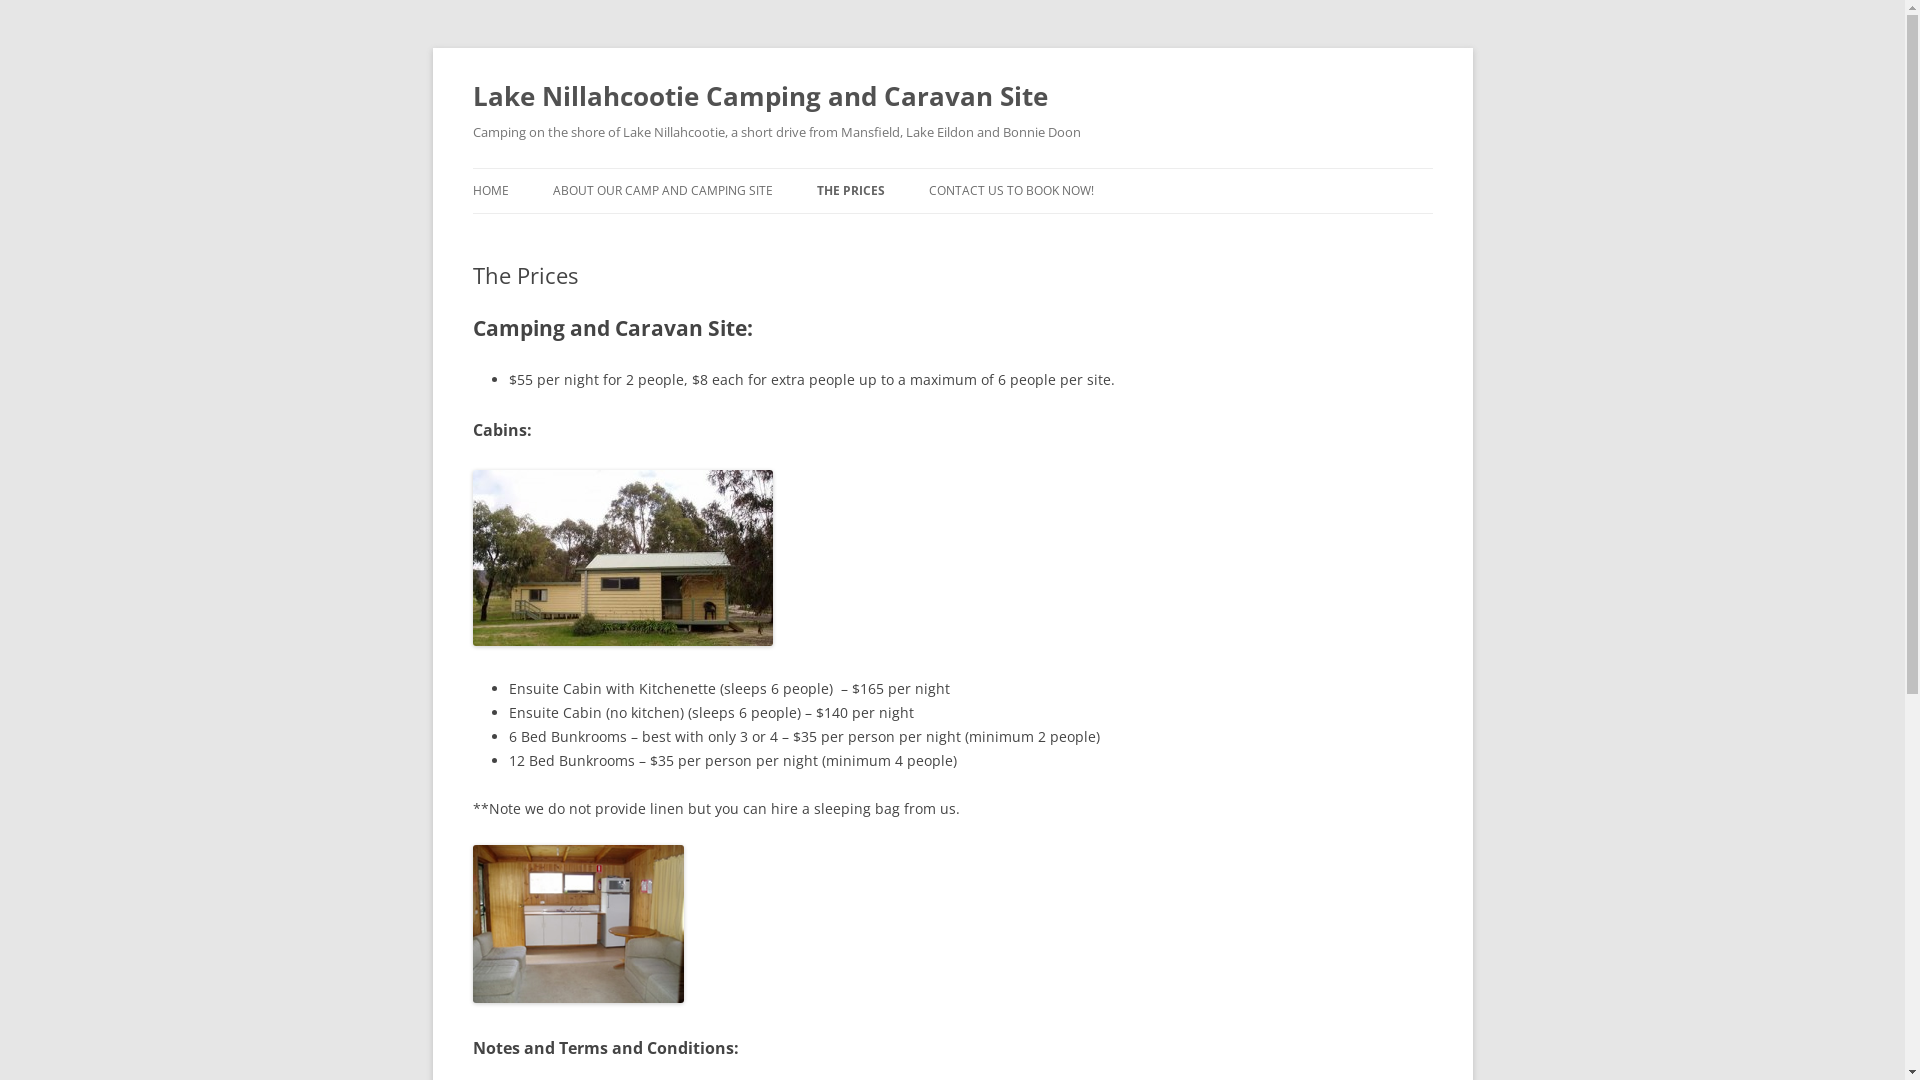 This screenshot has height=1080, width=1920. What do you see at coordinates (470, 191) in the screenshot?
I see `'HOME'` at bounding box center [470, 191].